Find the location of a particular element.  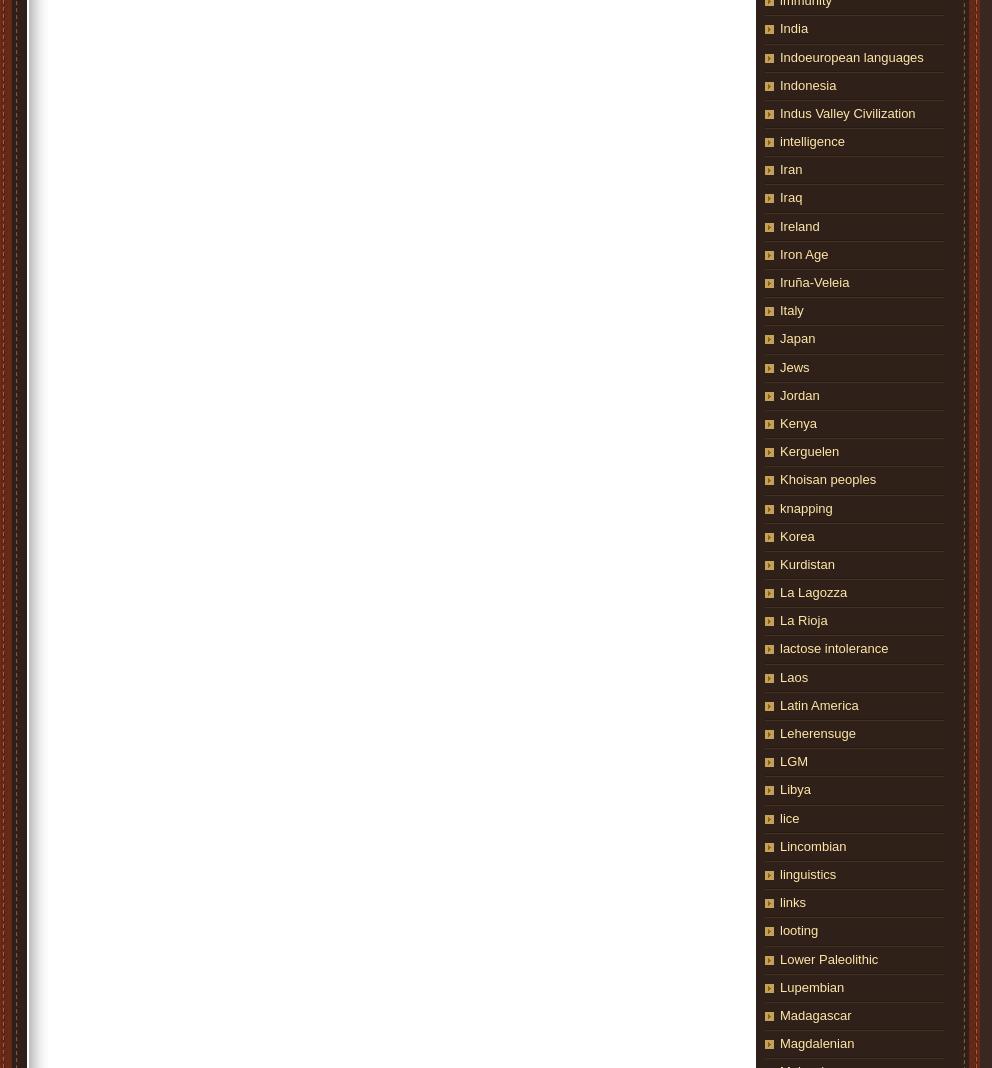

'Kurdistan' is located at coordinates (806, 562).